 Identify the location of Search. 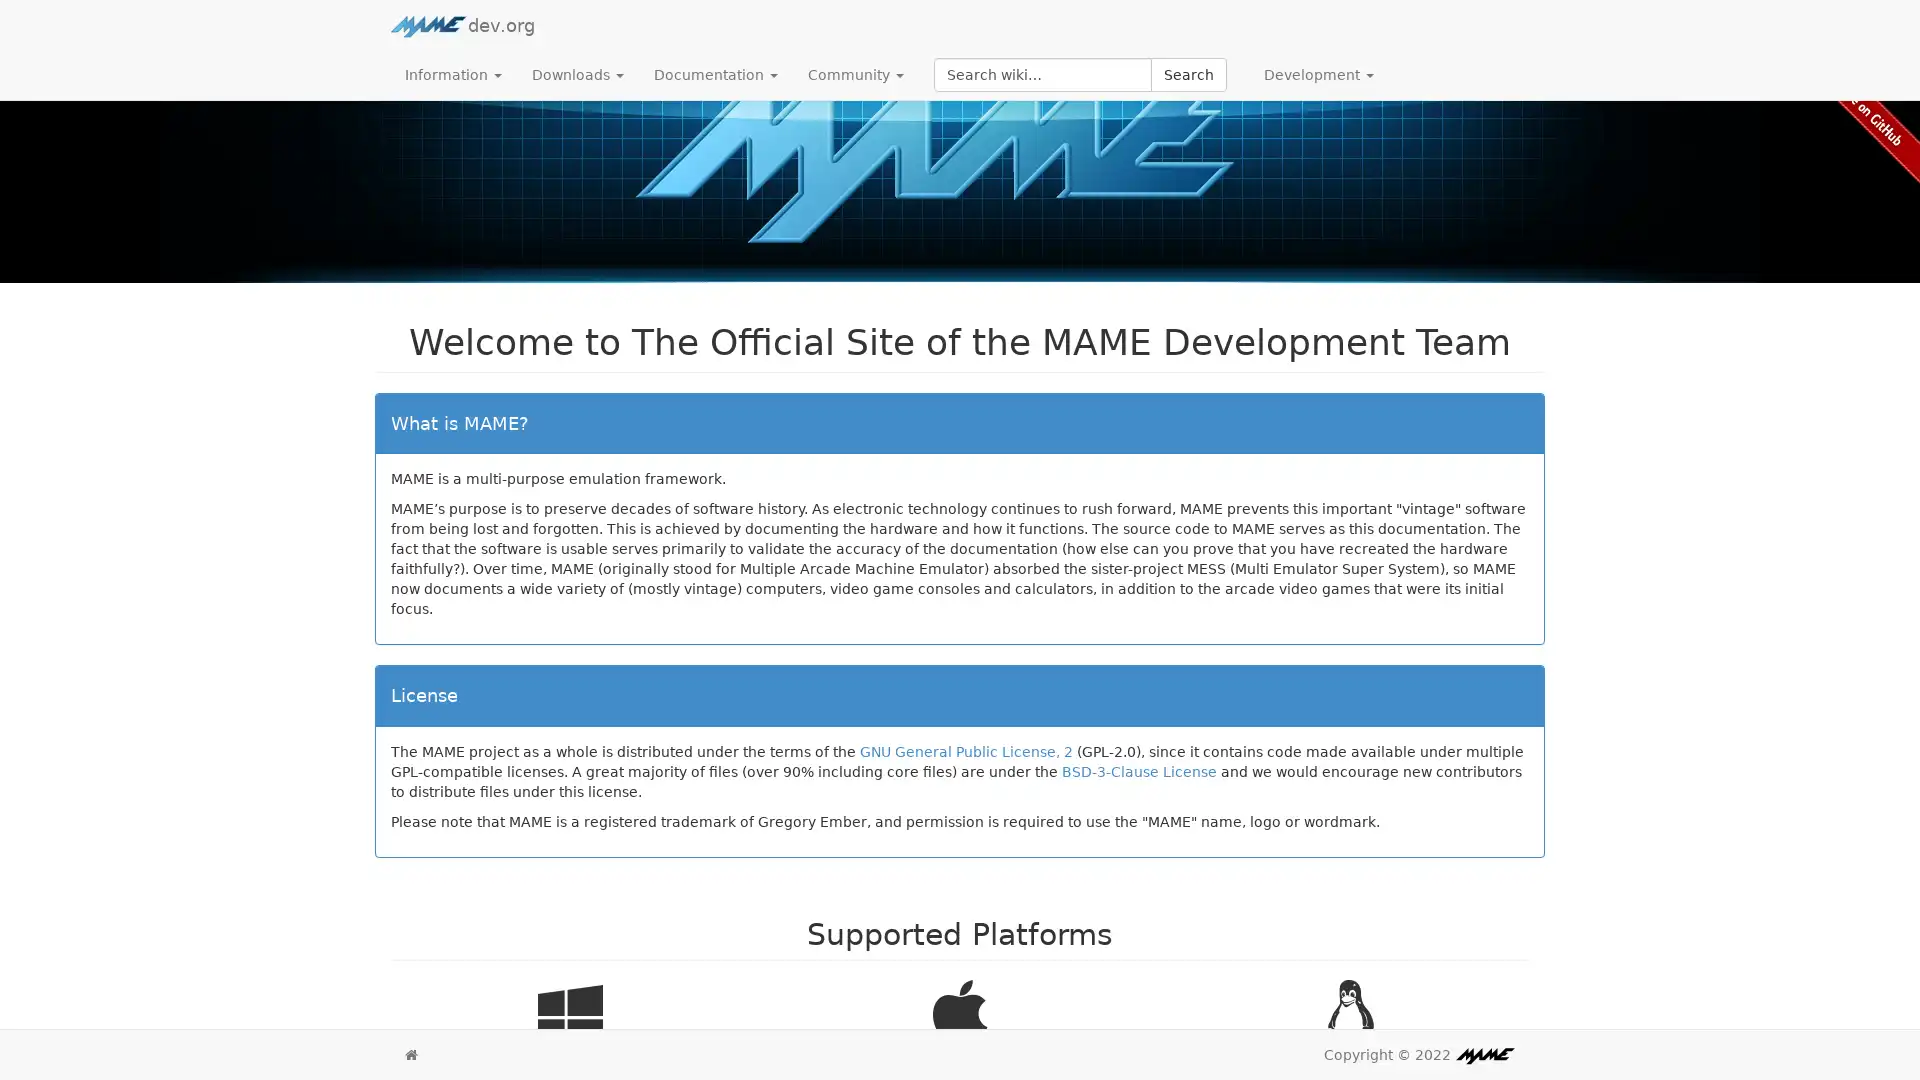
(1189, 73).